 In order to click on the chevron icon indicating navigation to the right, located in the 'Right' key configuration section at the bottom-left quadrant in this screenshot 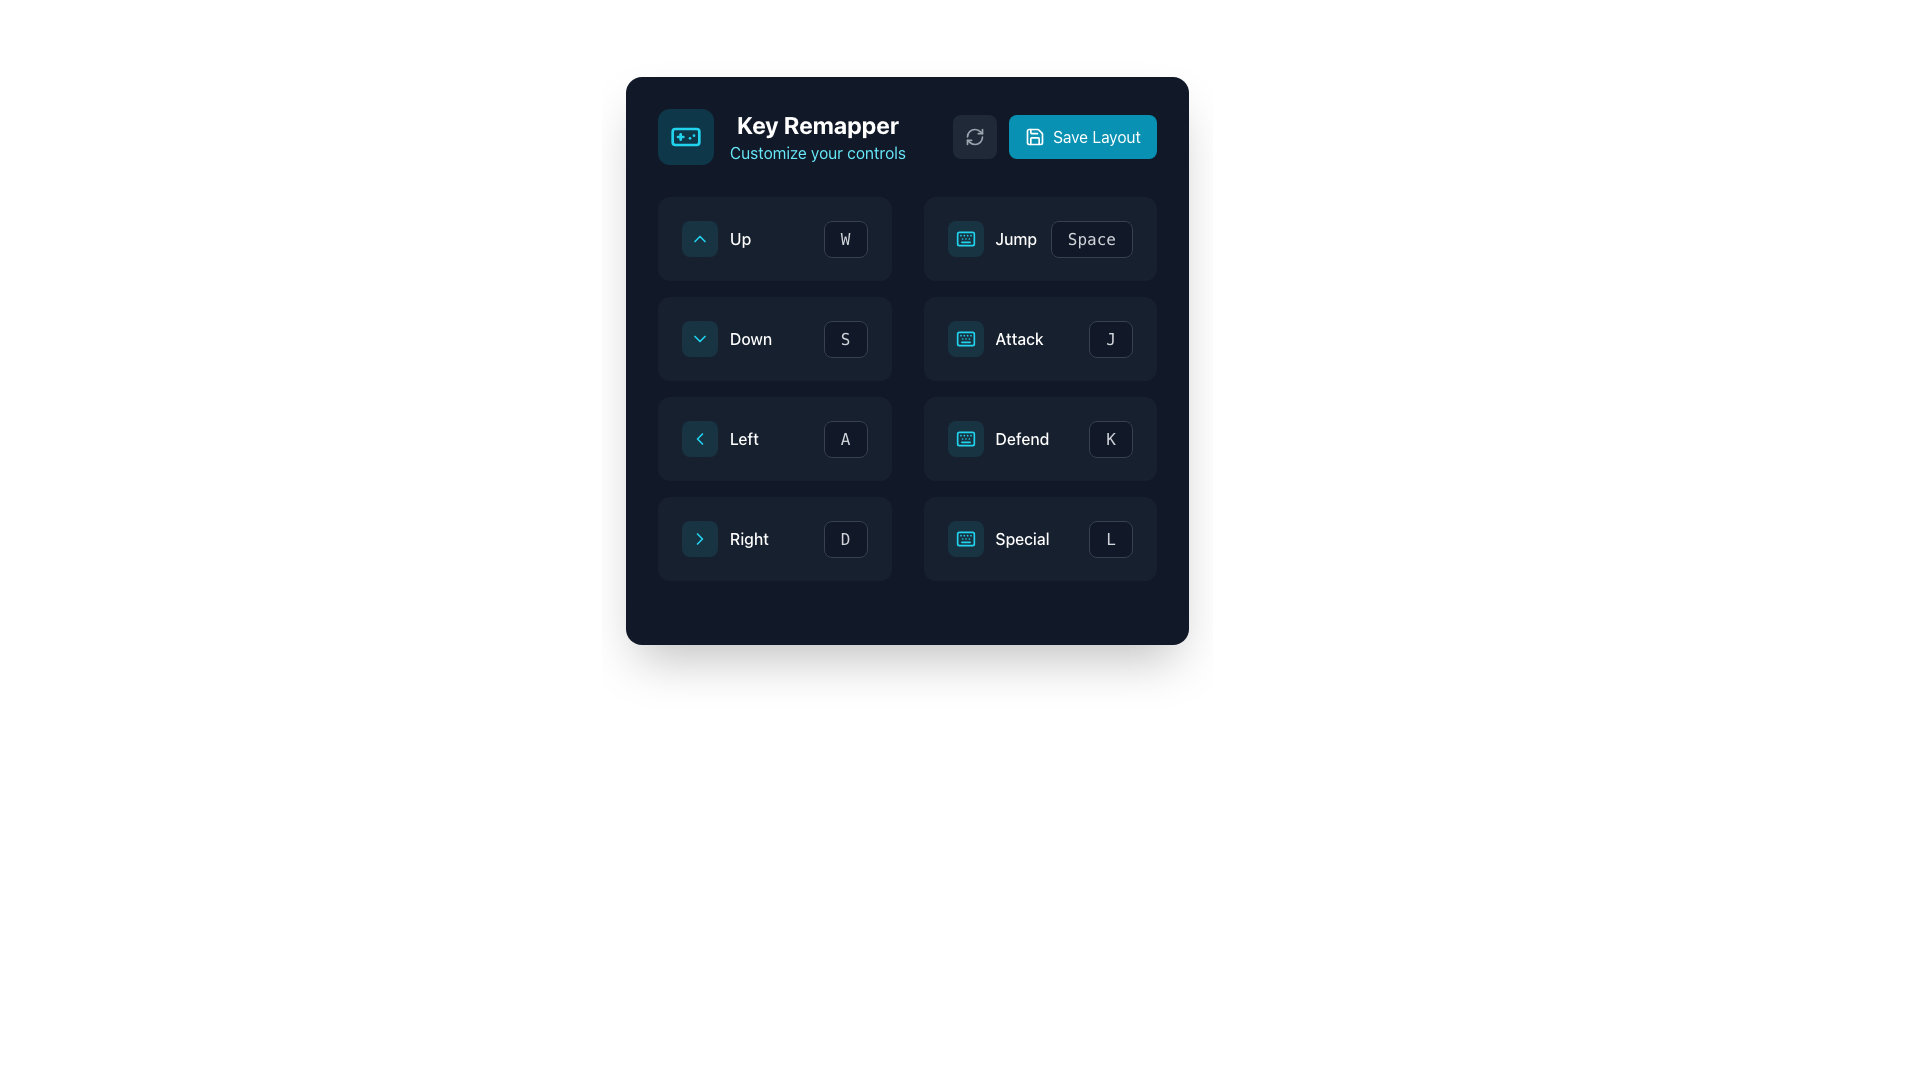, I will do `click(700, 538)`.